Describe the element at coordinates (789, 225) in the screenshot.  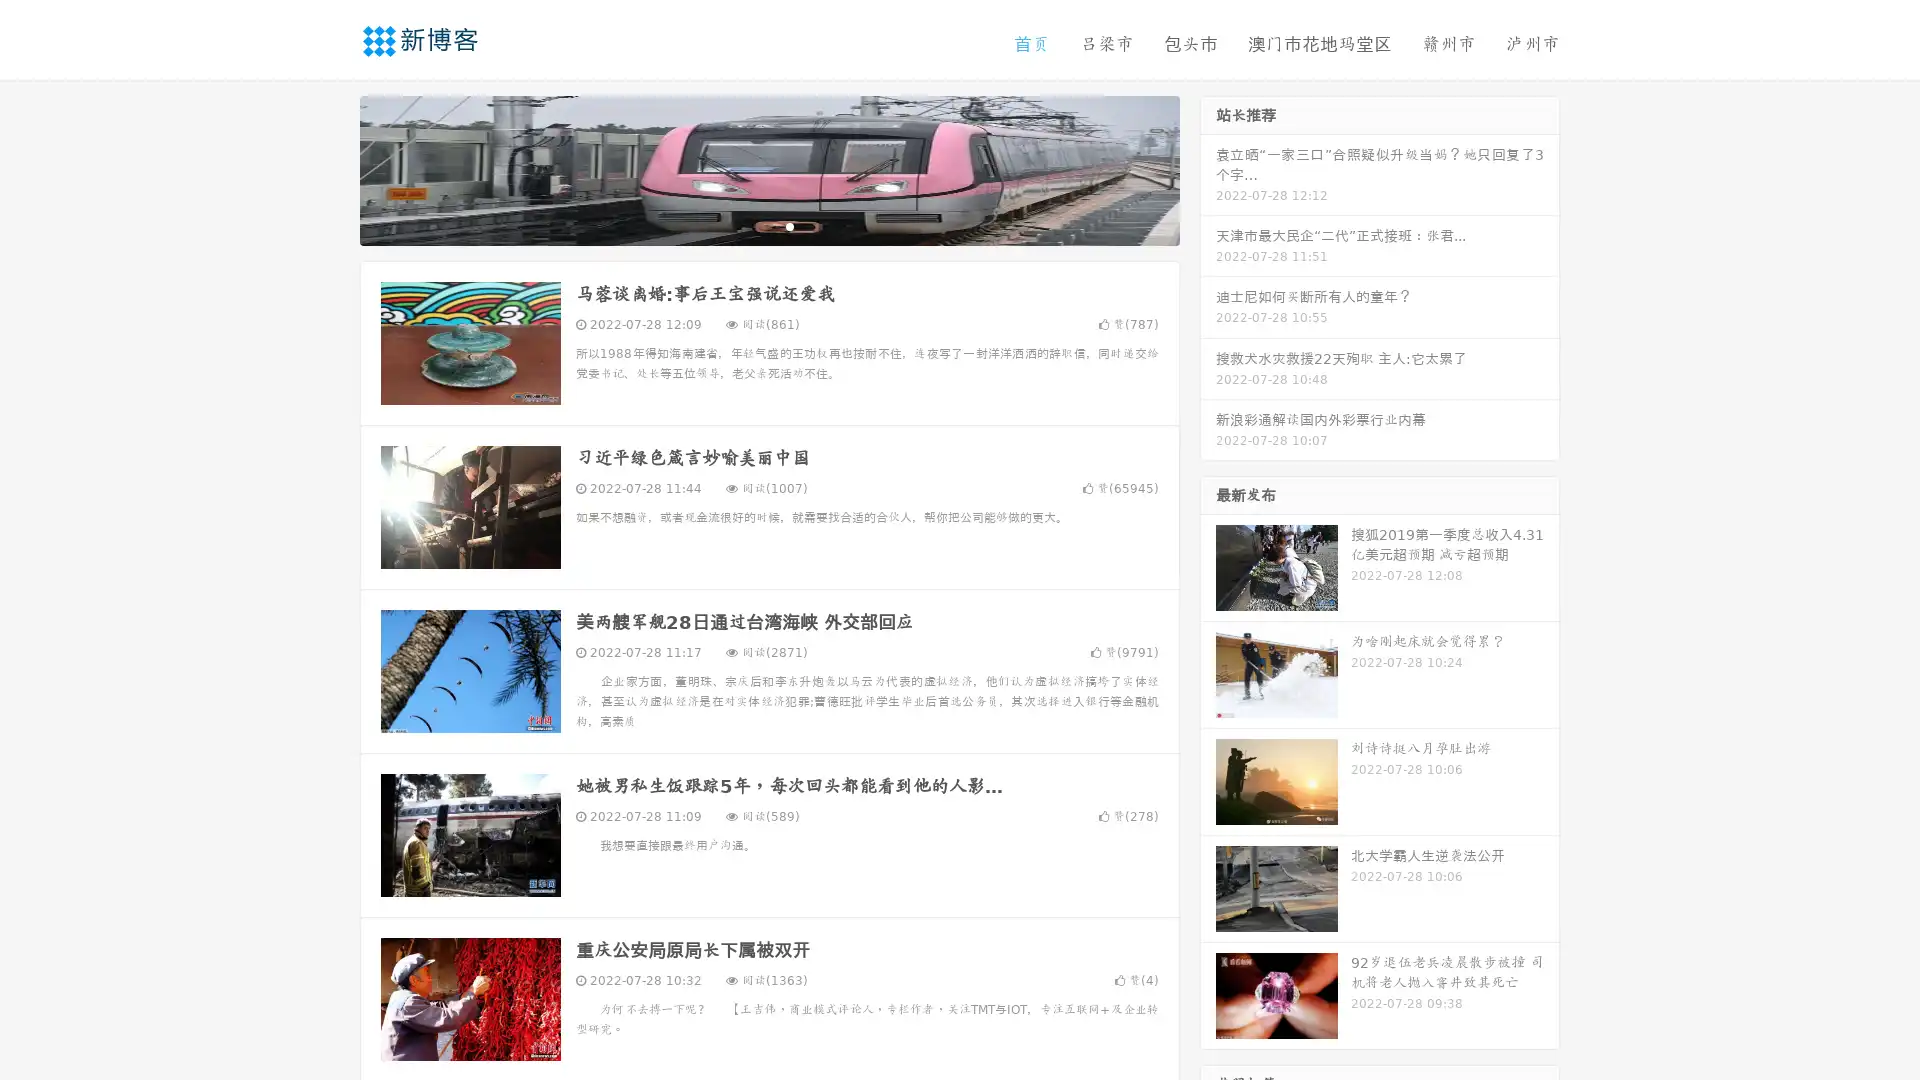
I see `Go to slide 3` at that location.